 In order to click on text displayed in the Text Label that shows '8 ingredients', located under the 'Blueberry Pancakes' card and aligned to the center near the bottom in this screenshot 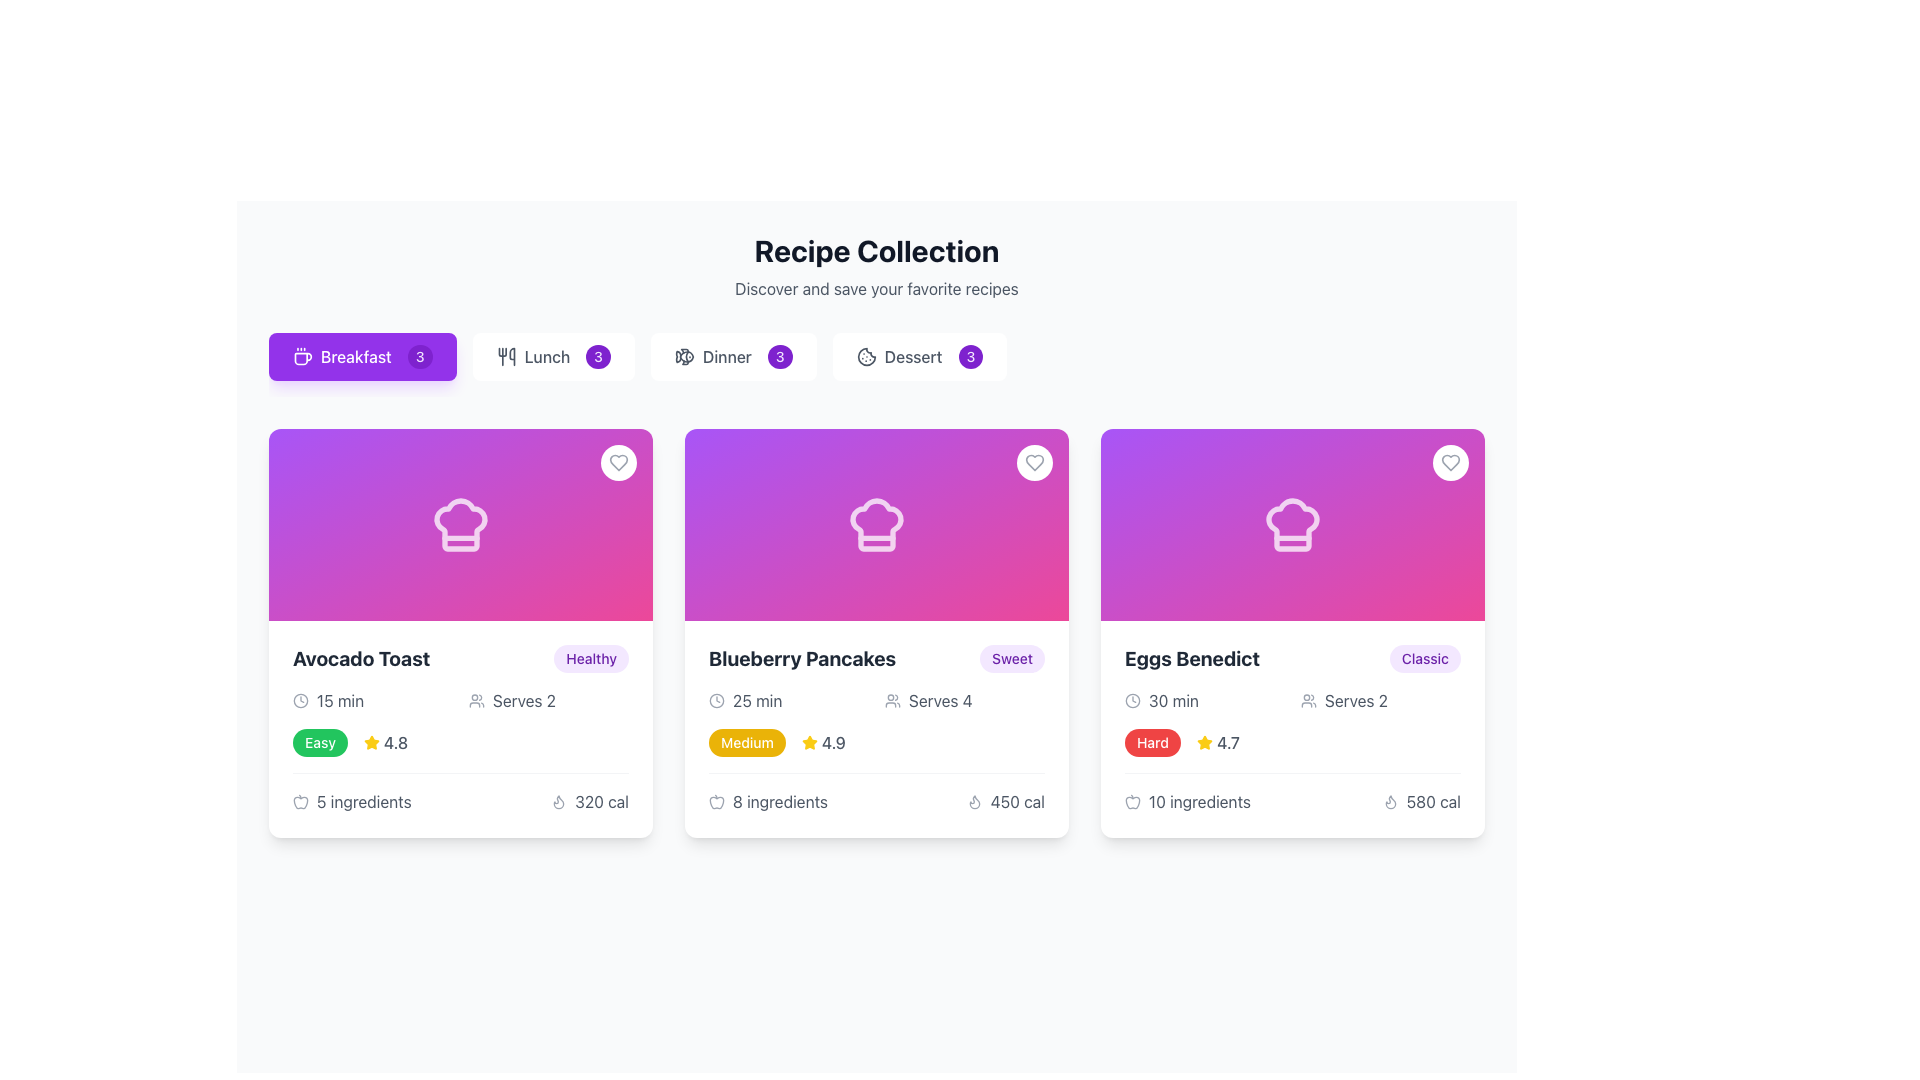, I will do `click(779, 801)`.